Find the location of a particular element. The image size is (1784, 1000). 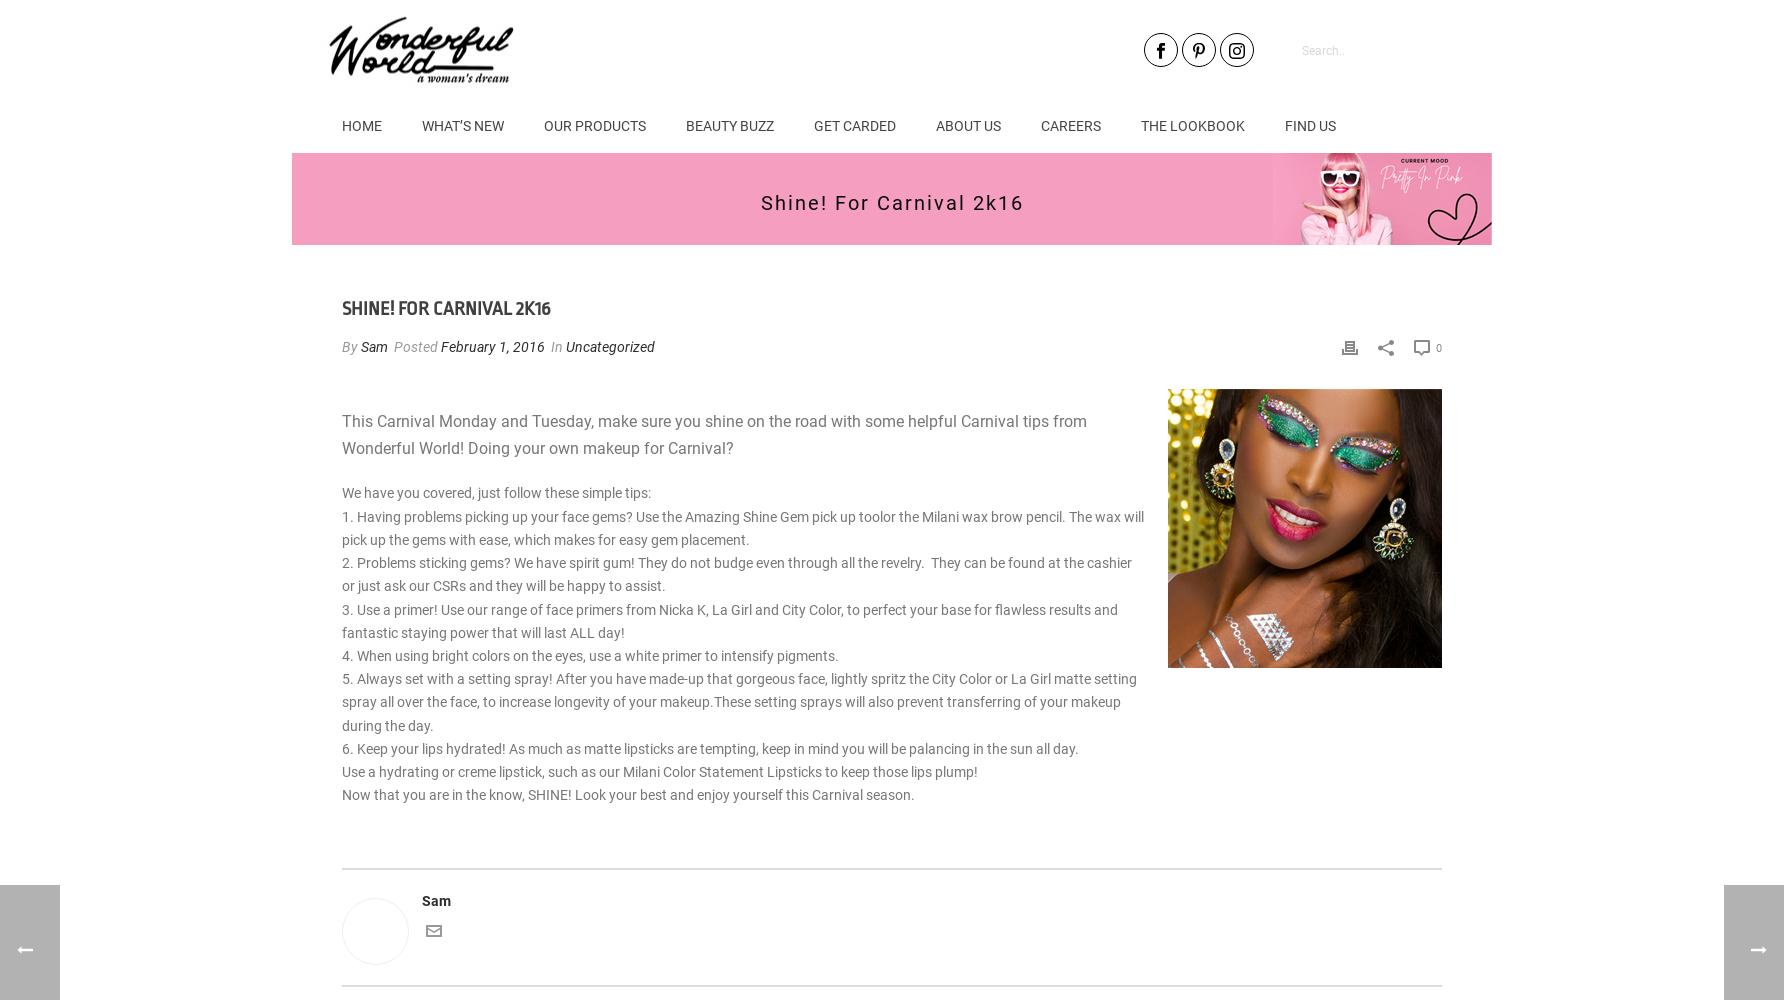

'By' is located at coordinates (350, 346).